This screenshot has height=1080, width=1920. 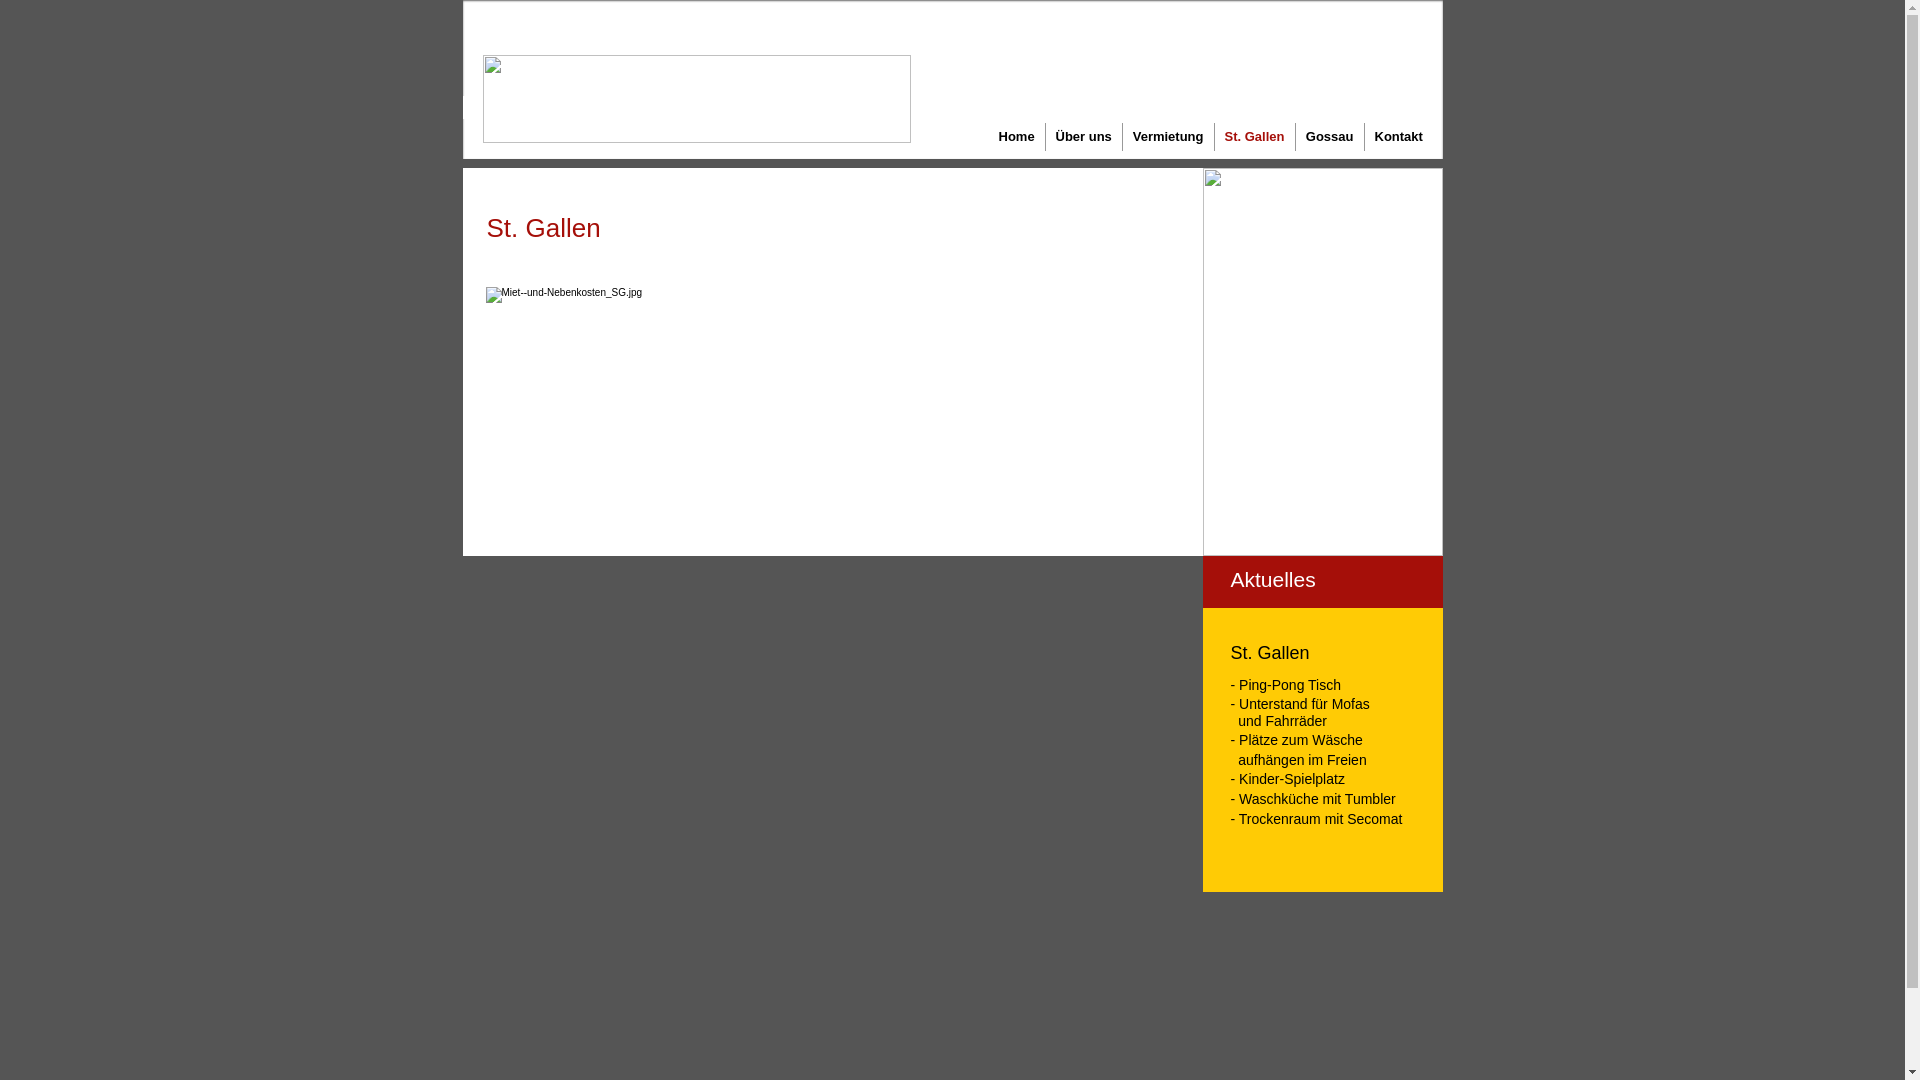 I want to click on 'Home', so click(x=1016, y=136).